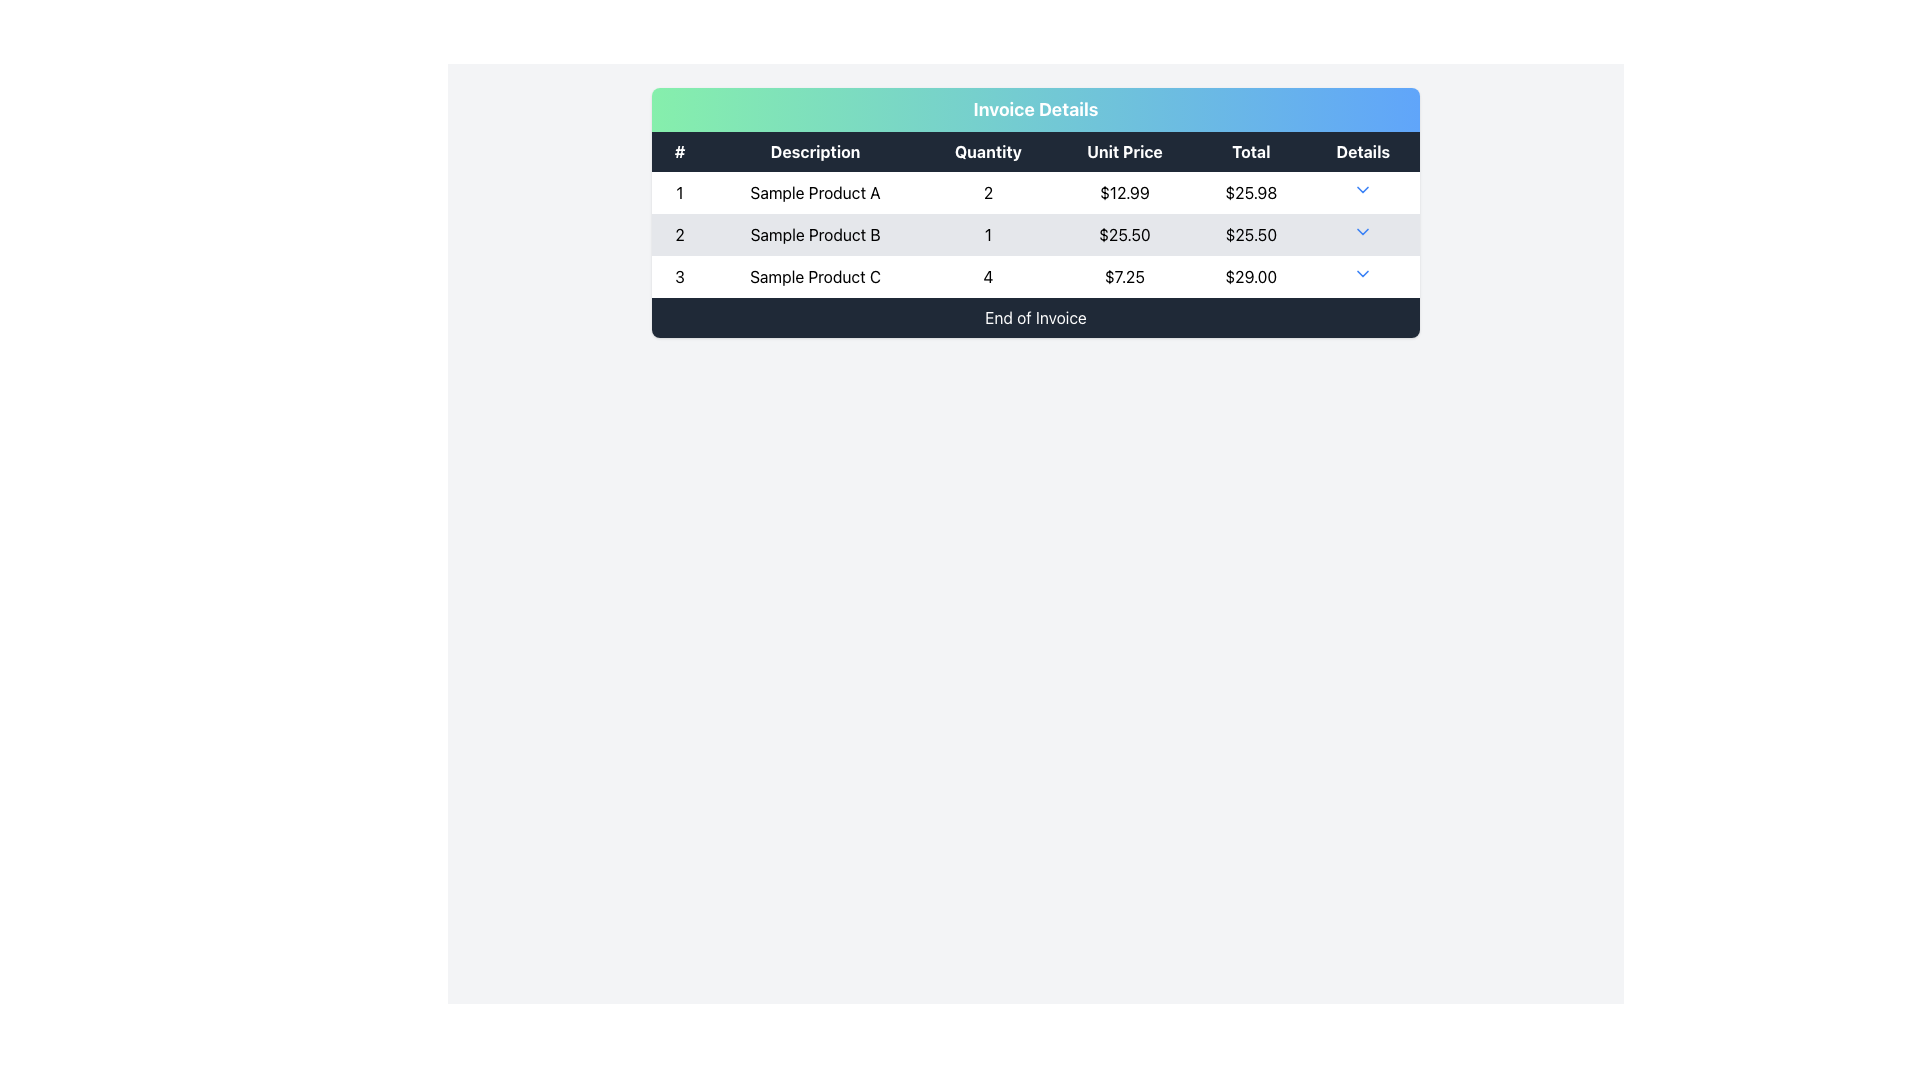 This screenshot has height=1080, width=1920. What do you see at coordinates (815, 234) in the screenshot?
I see `the Text Label element displaying 'Sample Product B' located in the second row under the 'Description' column of the table` at bounding box center [815, 234].